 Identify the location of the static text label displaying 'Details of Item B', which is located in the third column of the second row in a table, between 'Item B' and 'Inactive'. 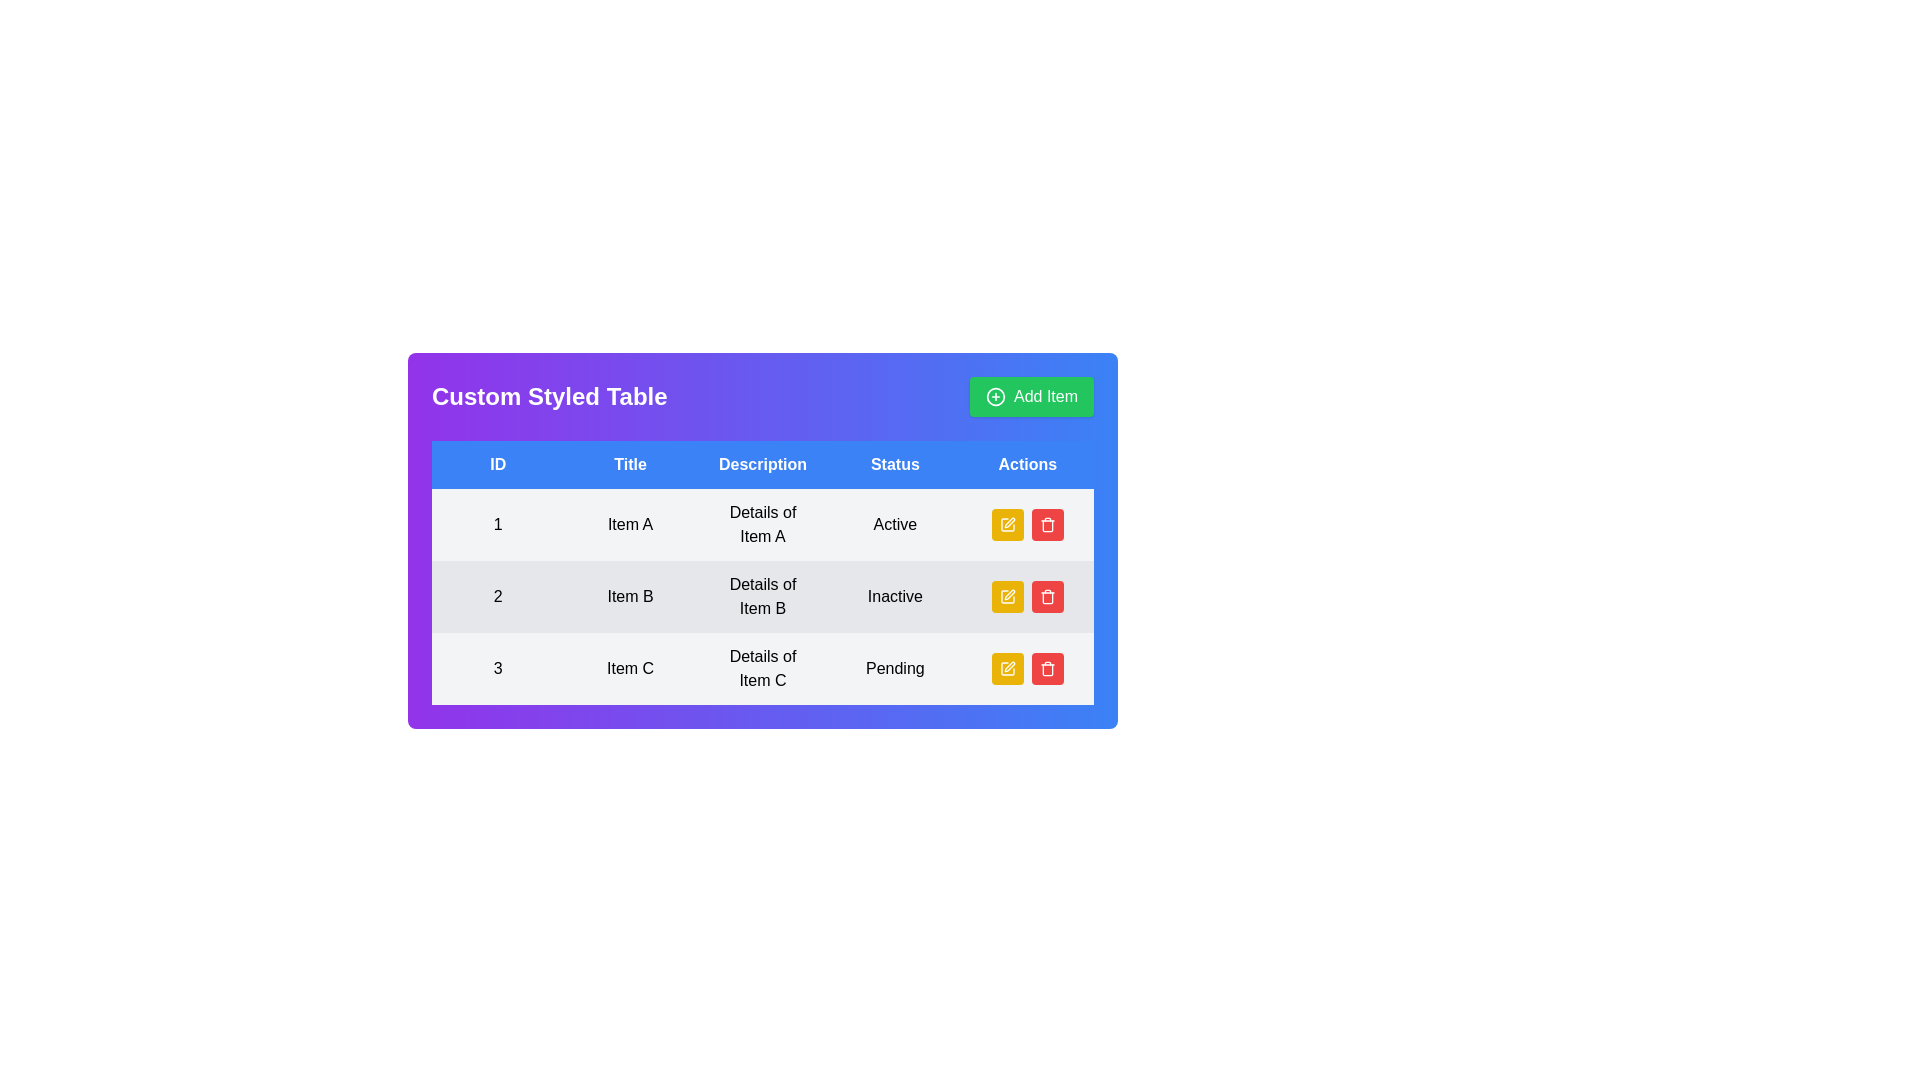
(762, 596).